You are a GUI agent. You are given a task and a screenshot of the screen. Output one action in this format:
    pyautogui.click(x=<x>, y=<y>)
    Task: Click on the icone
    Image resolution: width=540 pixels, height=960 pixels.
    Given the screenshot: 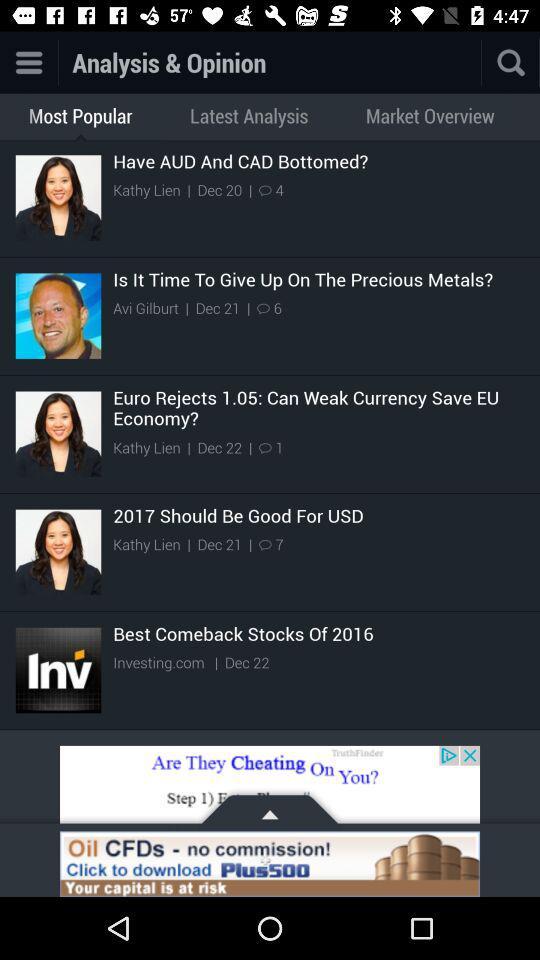 What is the action you would take?
    pyautogui.click(x=270, y=863)
    